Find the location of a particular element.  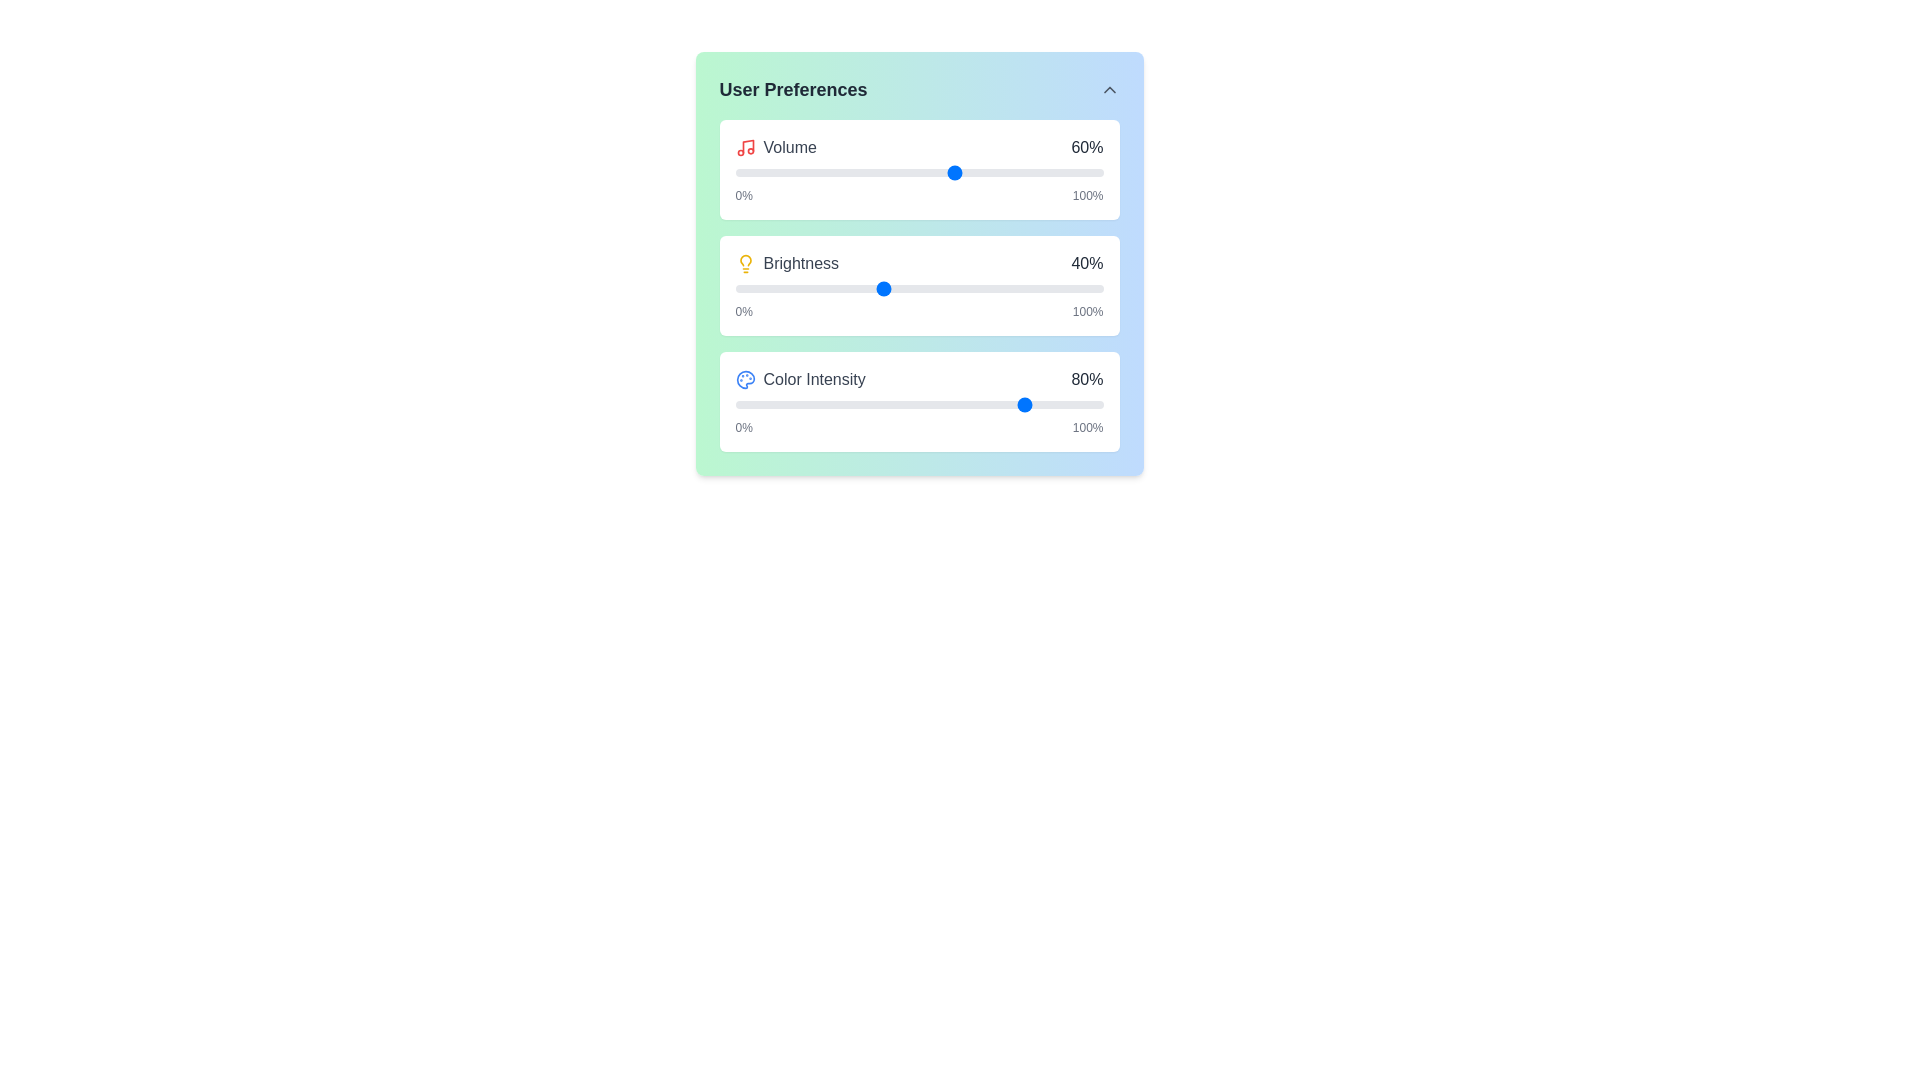

the volume is located at coordinates (918, 172).